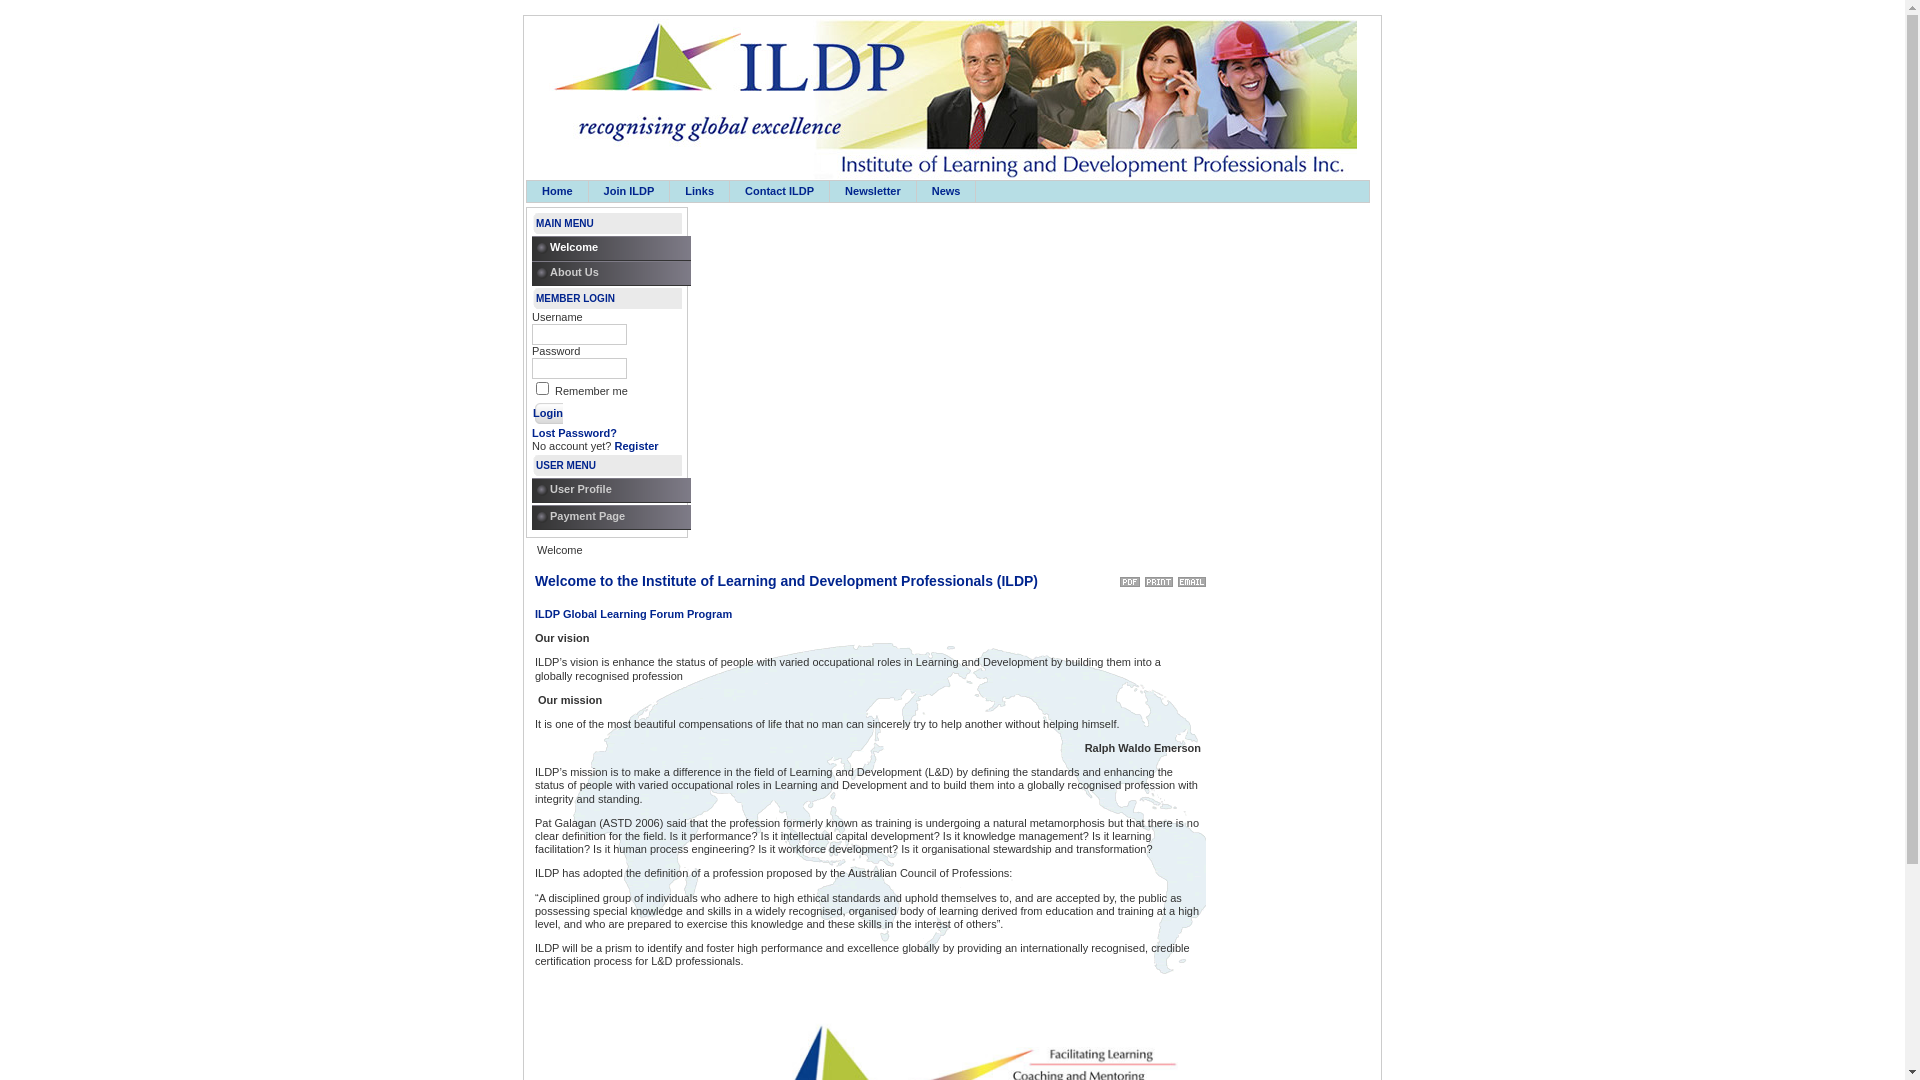 This screenshot has width=1920, height=1080. What do you see at coordinates (830, 191) in the screenshot?
I see `'Newsletter'` at bounding box center [830, 191].